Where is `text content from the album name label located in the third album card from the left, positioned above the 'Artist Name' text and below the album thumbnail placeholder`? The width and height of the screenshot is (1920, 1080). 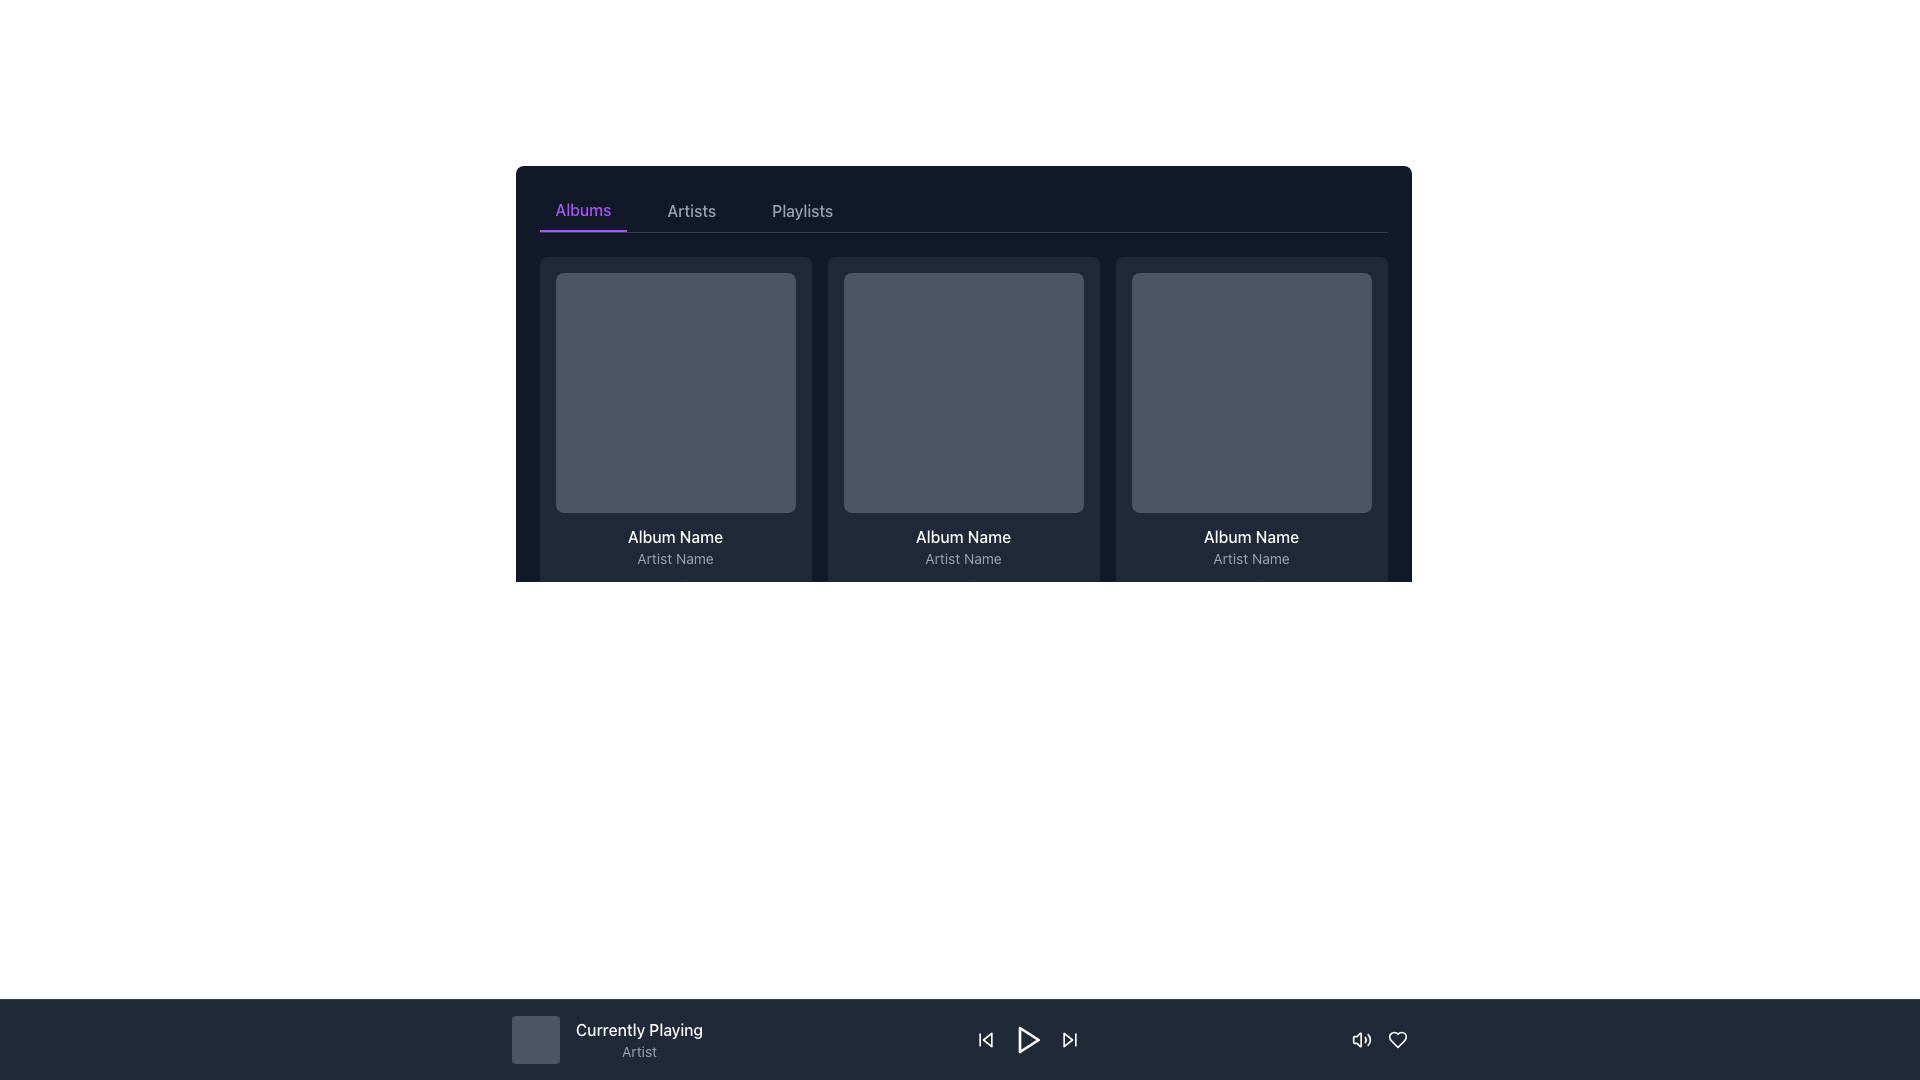 text content from the album name label located in the third album card from the left, positioned above the 'Artist Name' text and below the album thumbnail placeholder is located at coordinates (1250, 535).